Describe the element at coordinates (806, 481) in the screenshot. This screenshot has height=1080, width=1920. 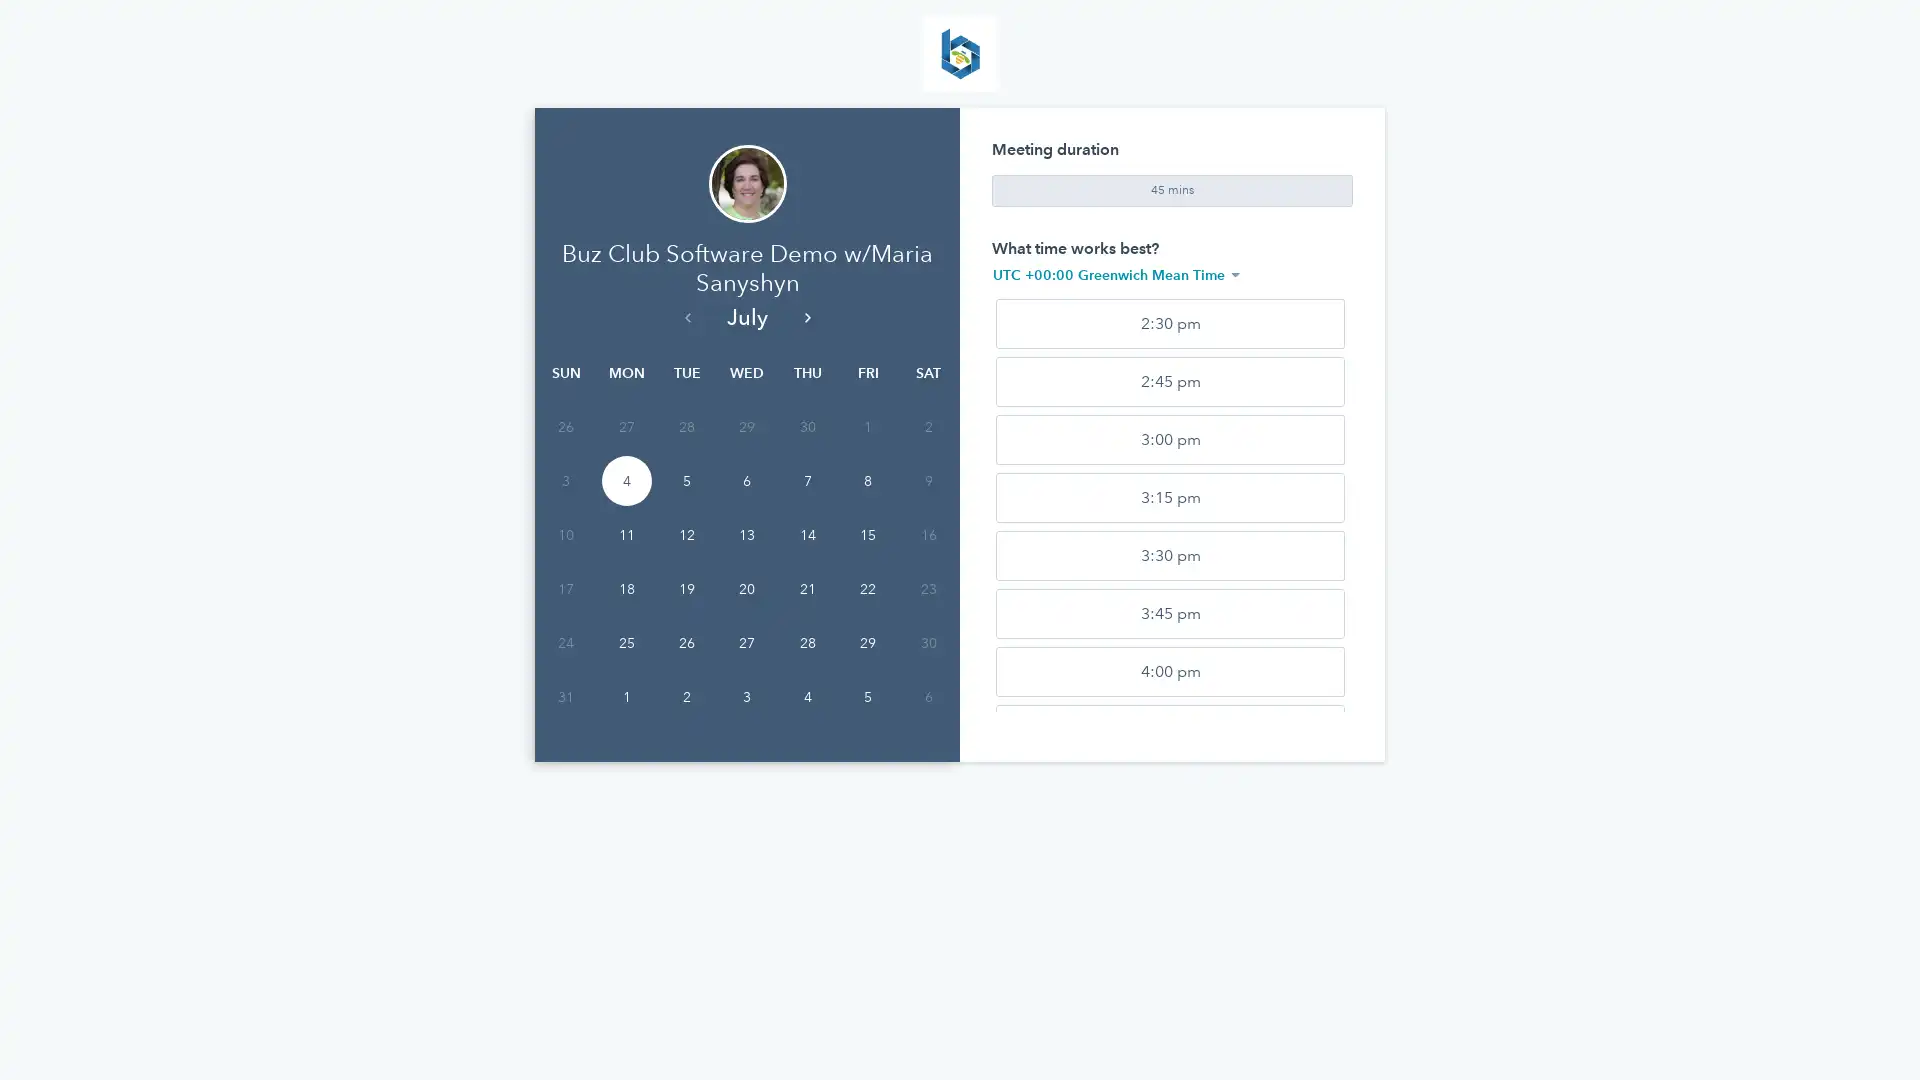
I see `July 7th` at that location.